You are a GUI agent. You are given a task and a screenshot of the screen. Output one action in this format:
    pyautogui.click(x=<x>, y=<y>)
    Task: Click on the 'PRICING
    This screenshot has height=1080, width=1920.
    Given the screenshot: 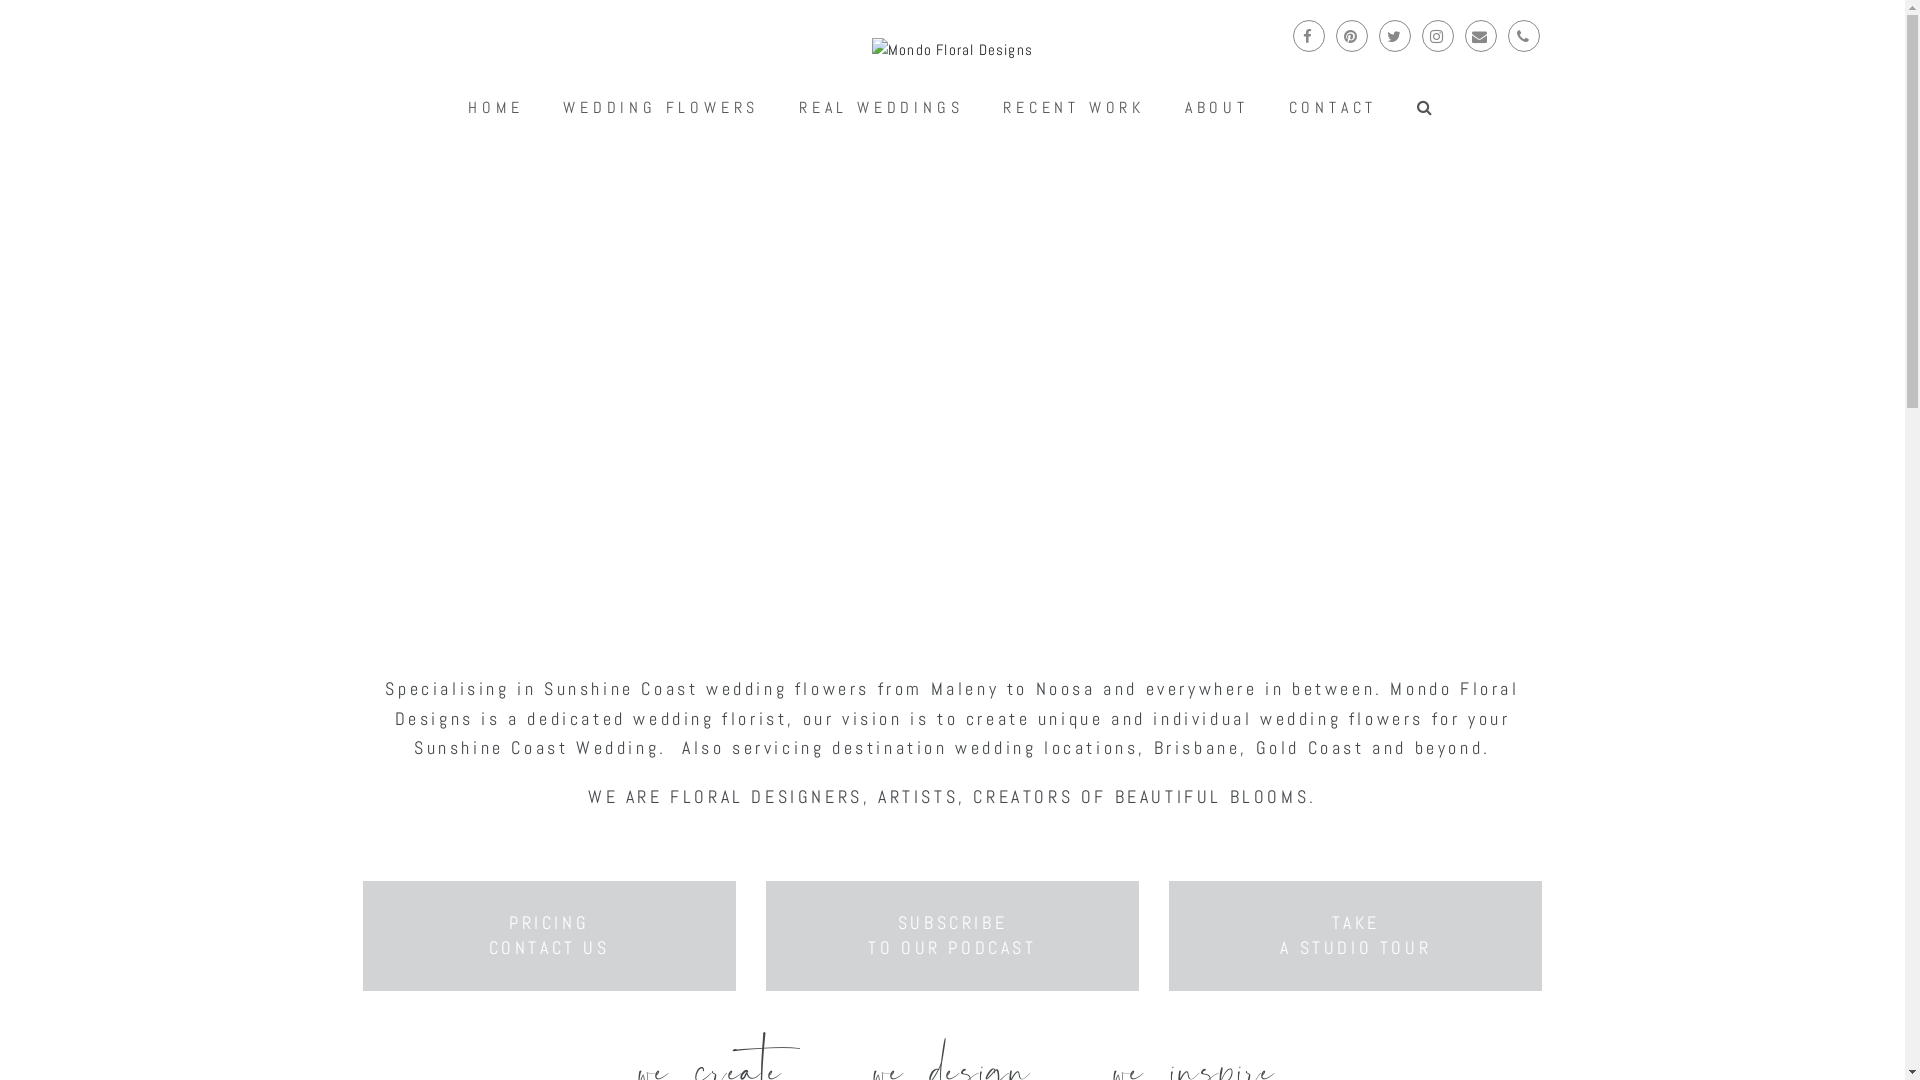 What is the action you would take?
    pyautogui.click(x=549, y=934)
    